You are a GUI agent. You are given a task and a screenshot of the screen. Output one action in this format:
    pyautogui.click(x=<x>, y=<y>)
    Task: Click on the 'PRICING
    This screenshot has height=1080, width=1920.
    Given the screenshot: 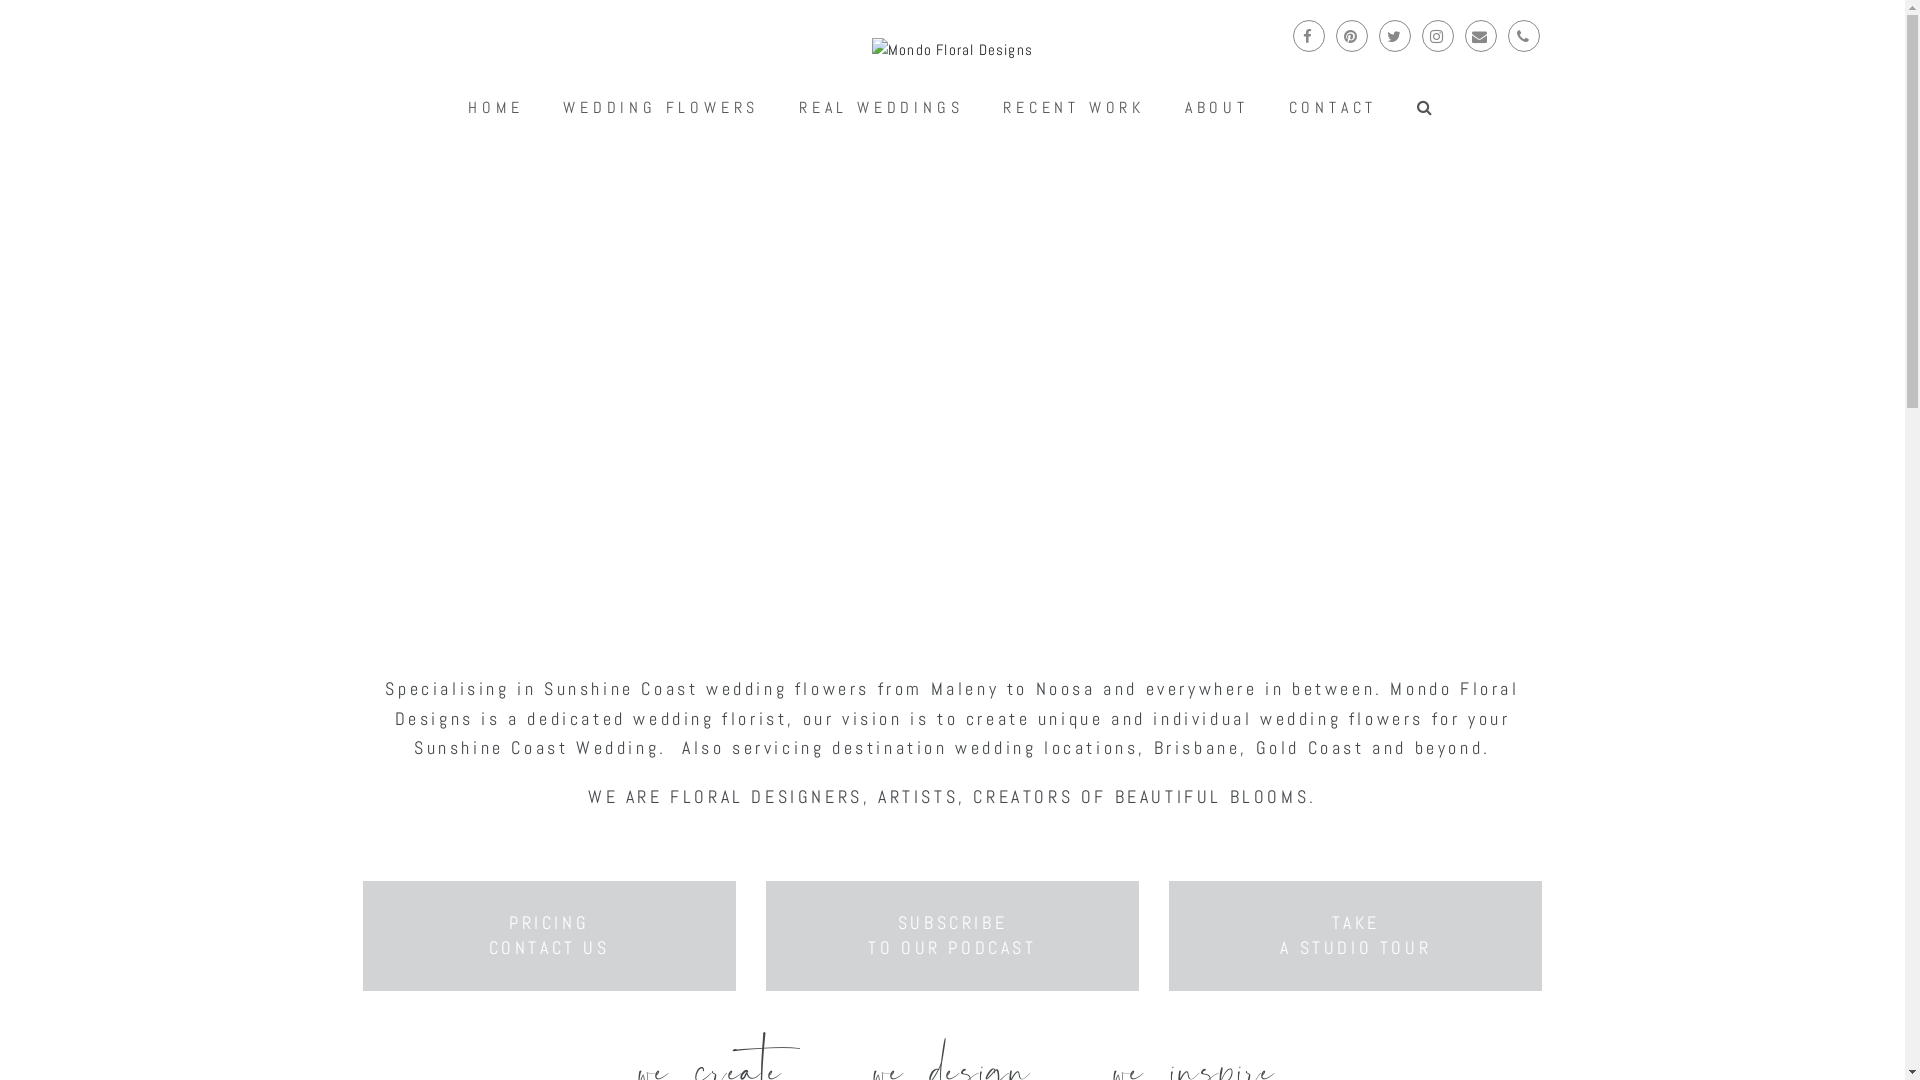 What is the action you would take?
    pyautogui.click(x=549, y=934)
    